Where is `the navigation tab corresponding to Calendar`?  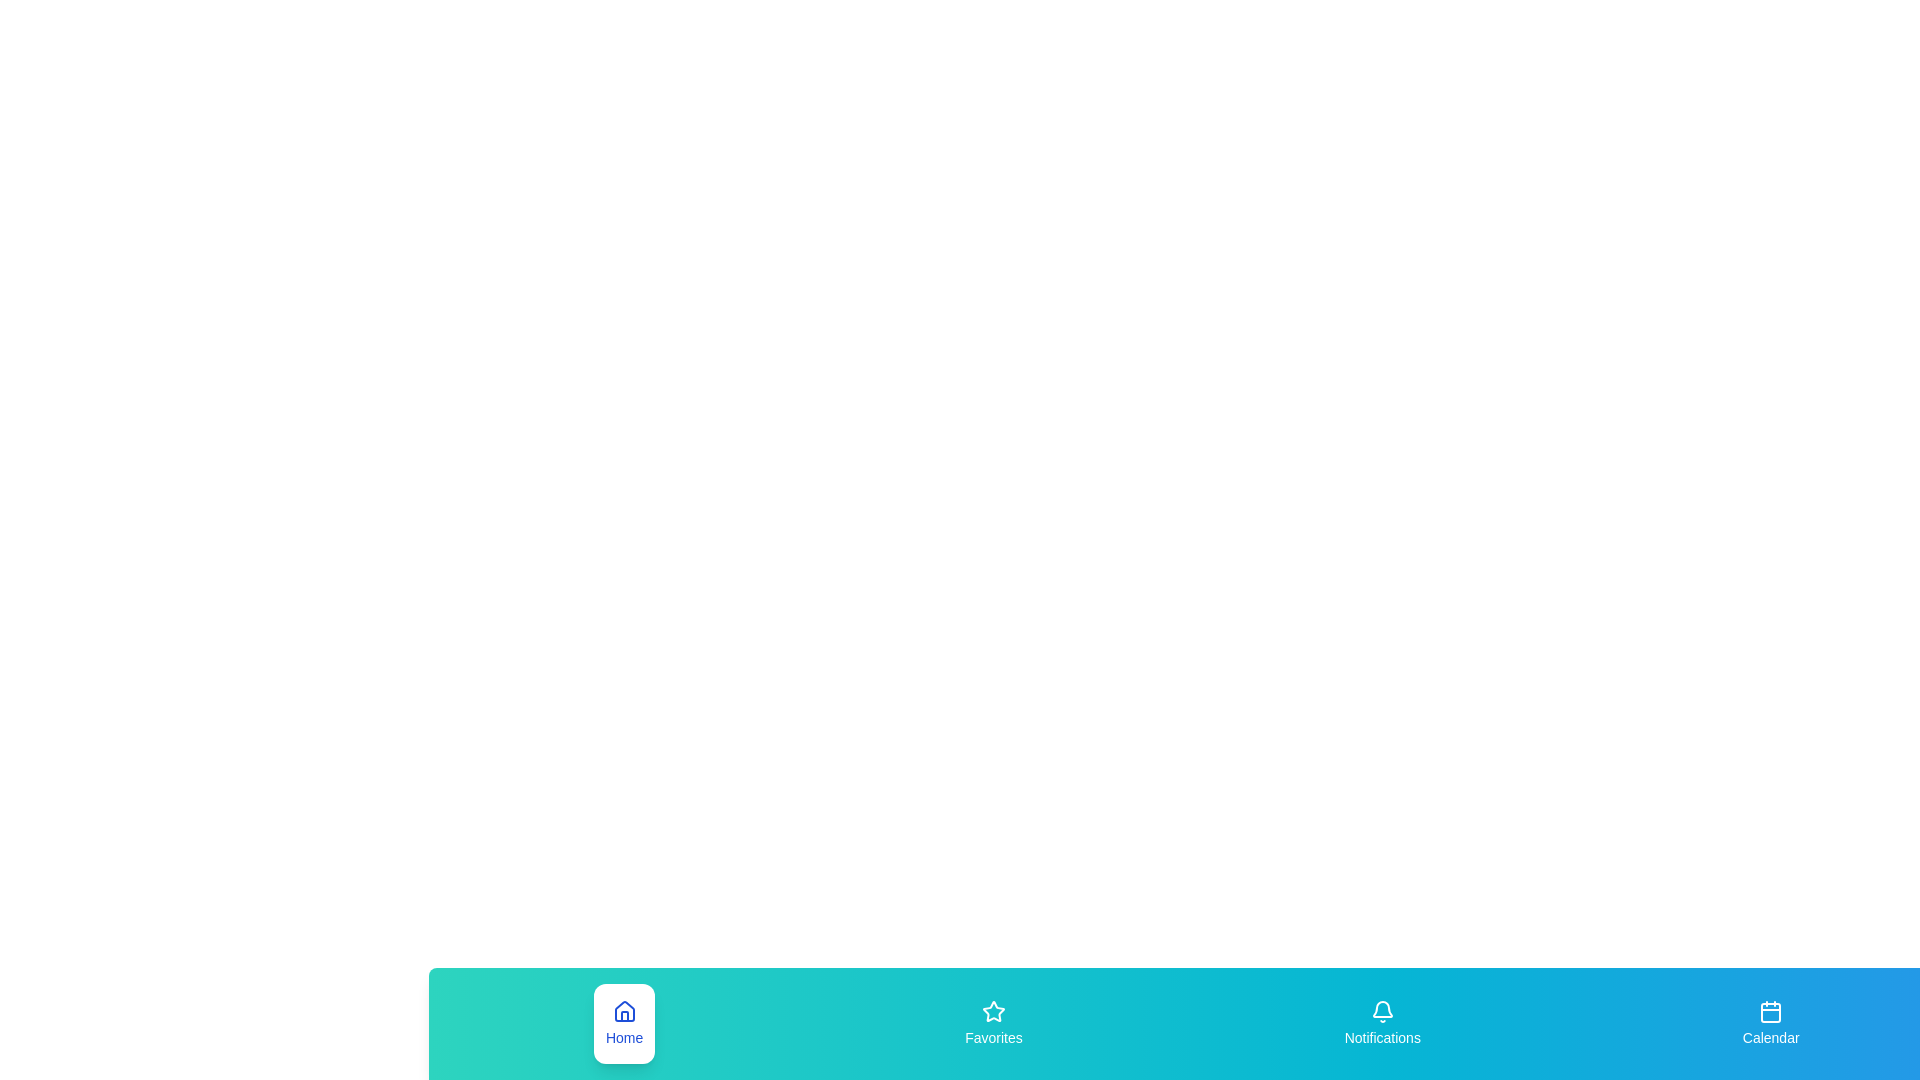
the navigation tab corresponding to Calendar is located at coordinates (1771, 1023).